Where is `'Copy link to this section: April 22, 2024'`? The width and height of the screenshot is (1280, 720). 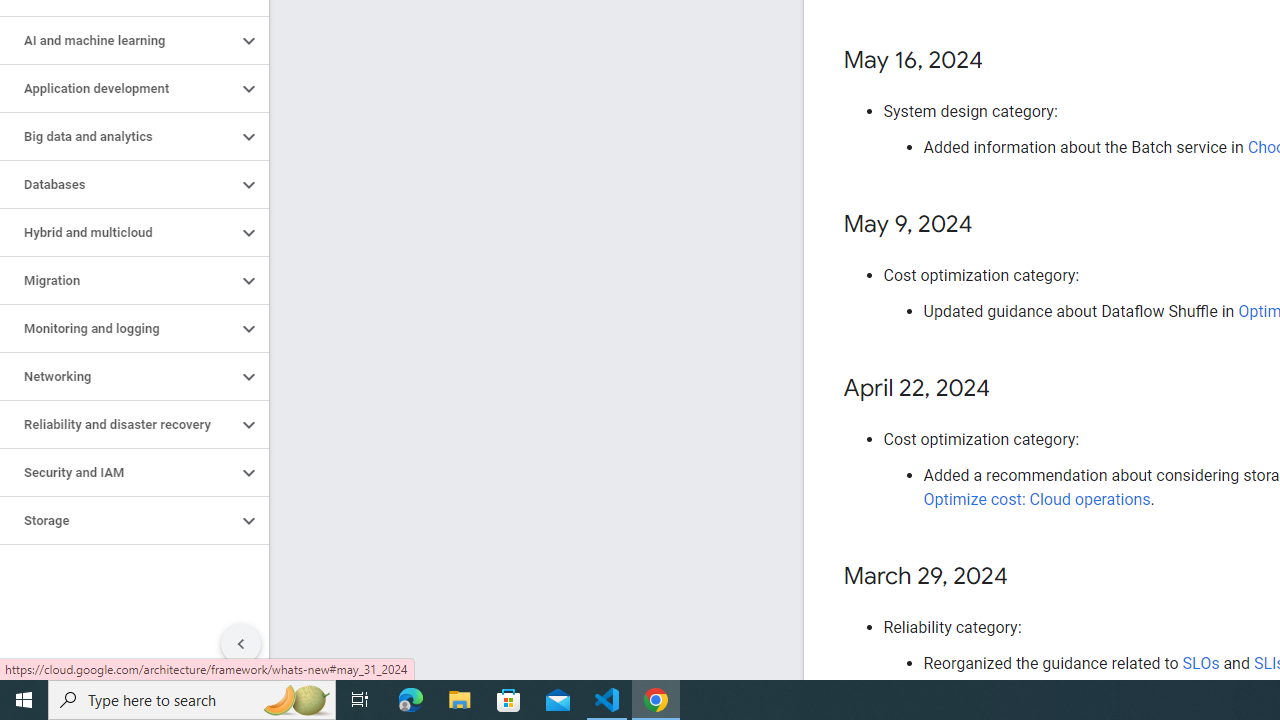
'Copy link to this section: April 22, 2024' is located at coordinates (1009, 389).